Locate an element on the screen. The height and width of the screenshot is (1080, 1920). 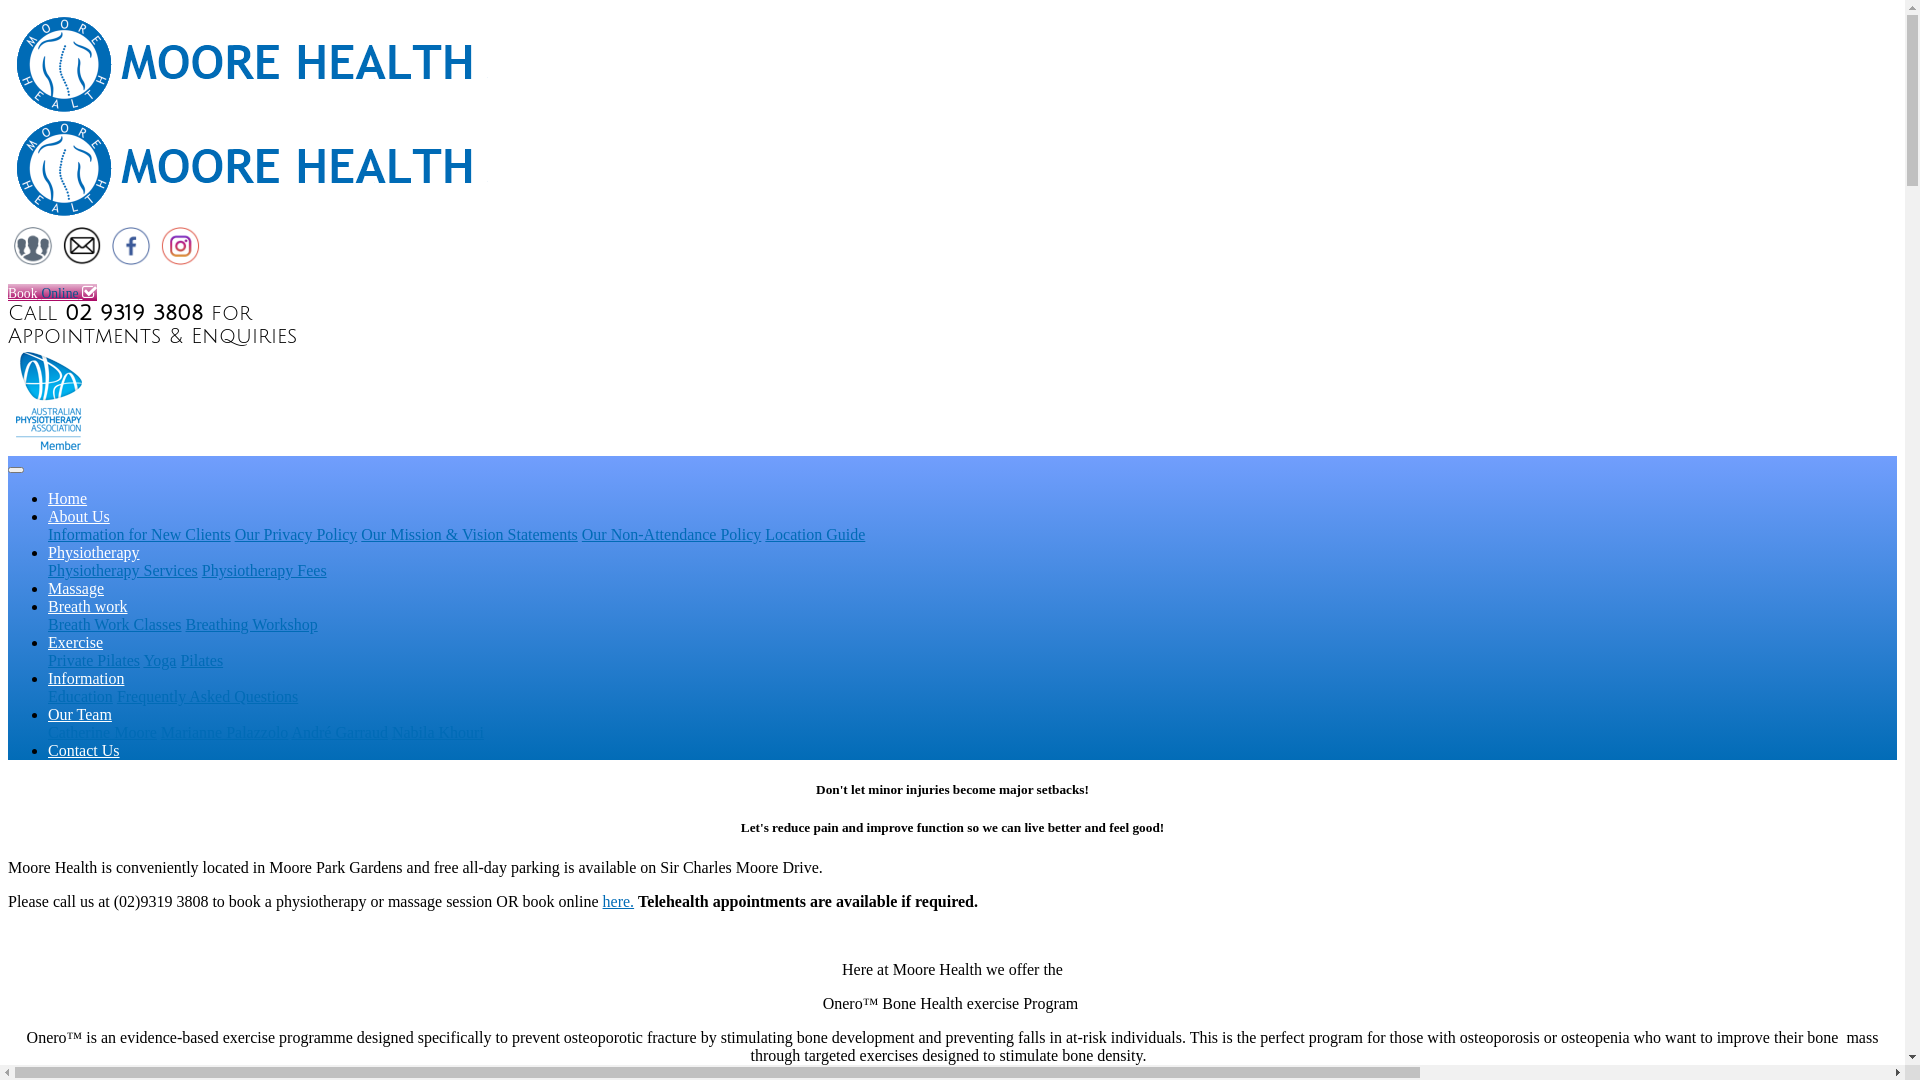
'Our Privacy Policy' is located at coordinates (295, 533).